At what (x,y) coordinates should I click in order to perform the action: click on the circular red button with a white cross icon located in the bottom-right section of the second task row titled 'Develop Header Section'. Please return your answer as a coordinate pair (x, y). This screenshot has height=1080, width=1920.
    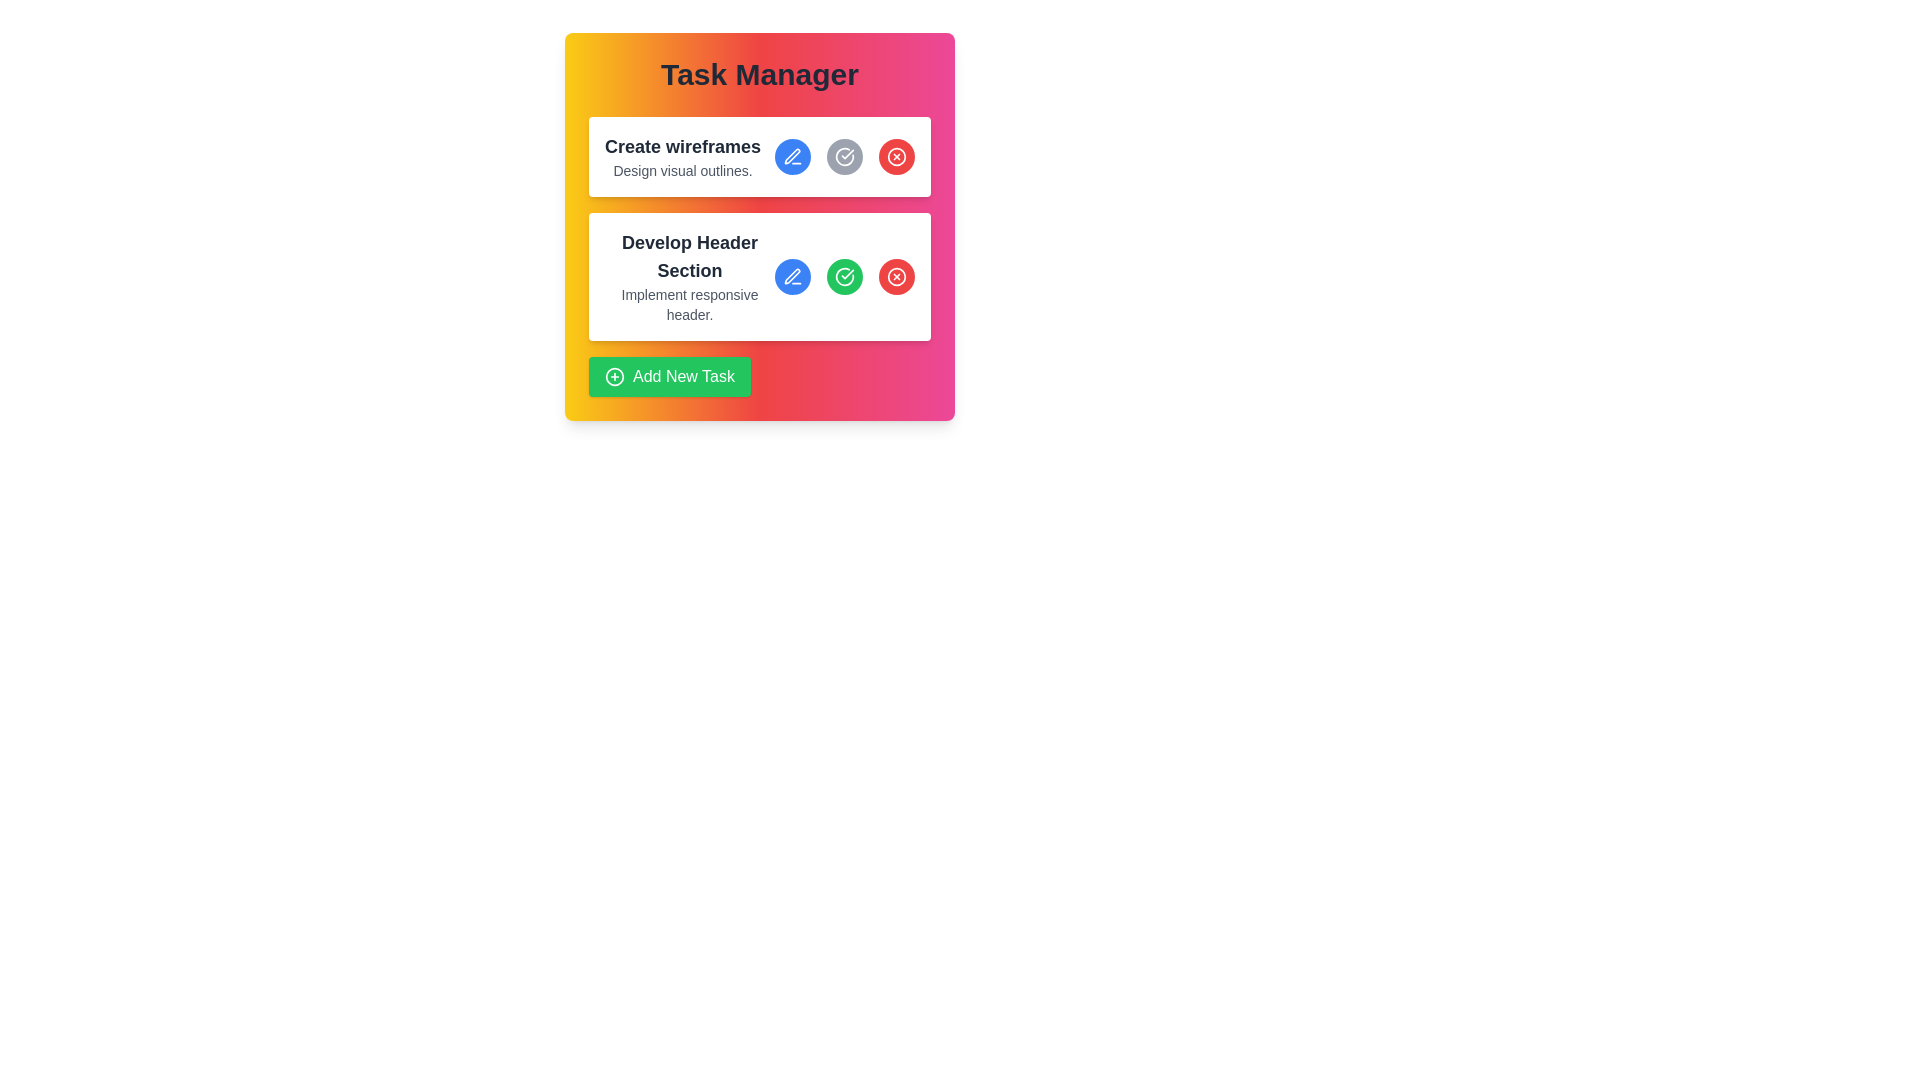
    Looking at the image, I should click on (896, 277).